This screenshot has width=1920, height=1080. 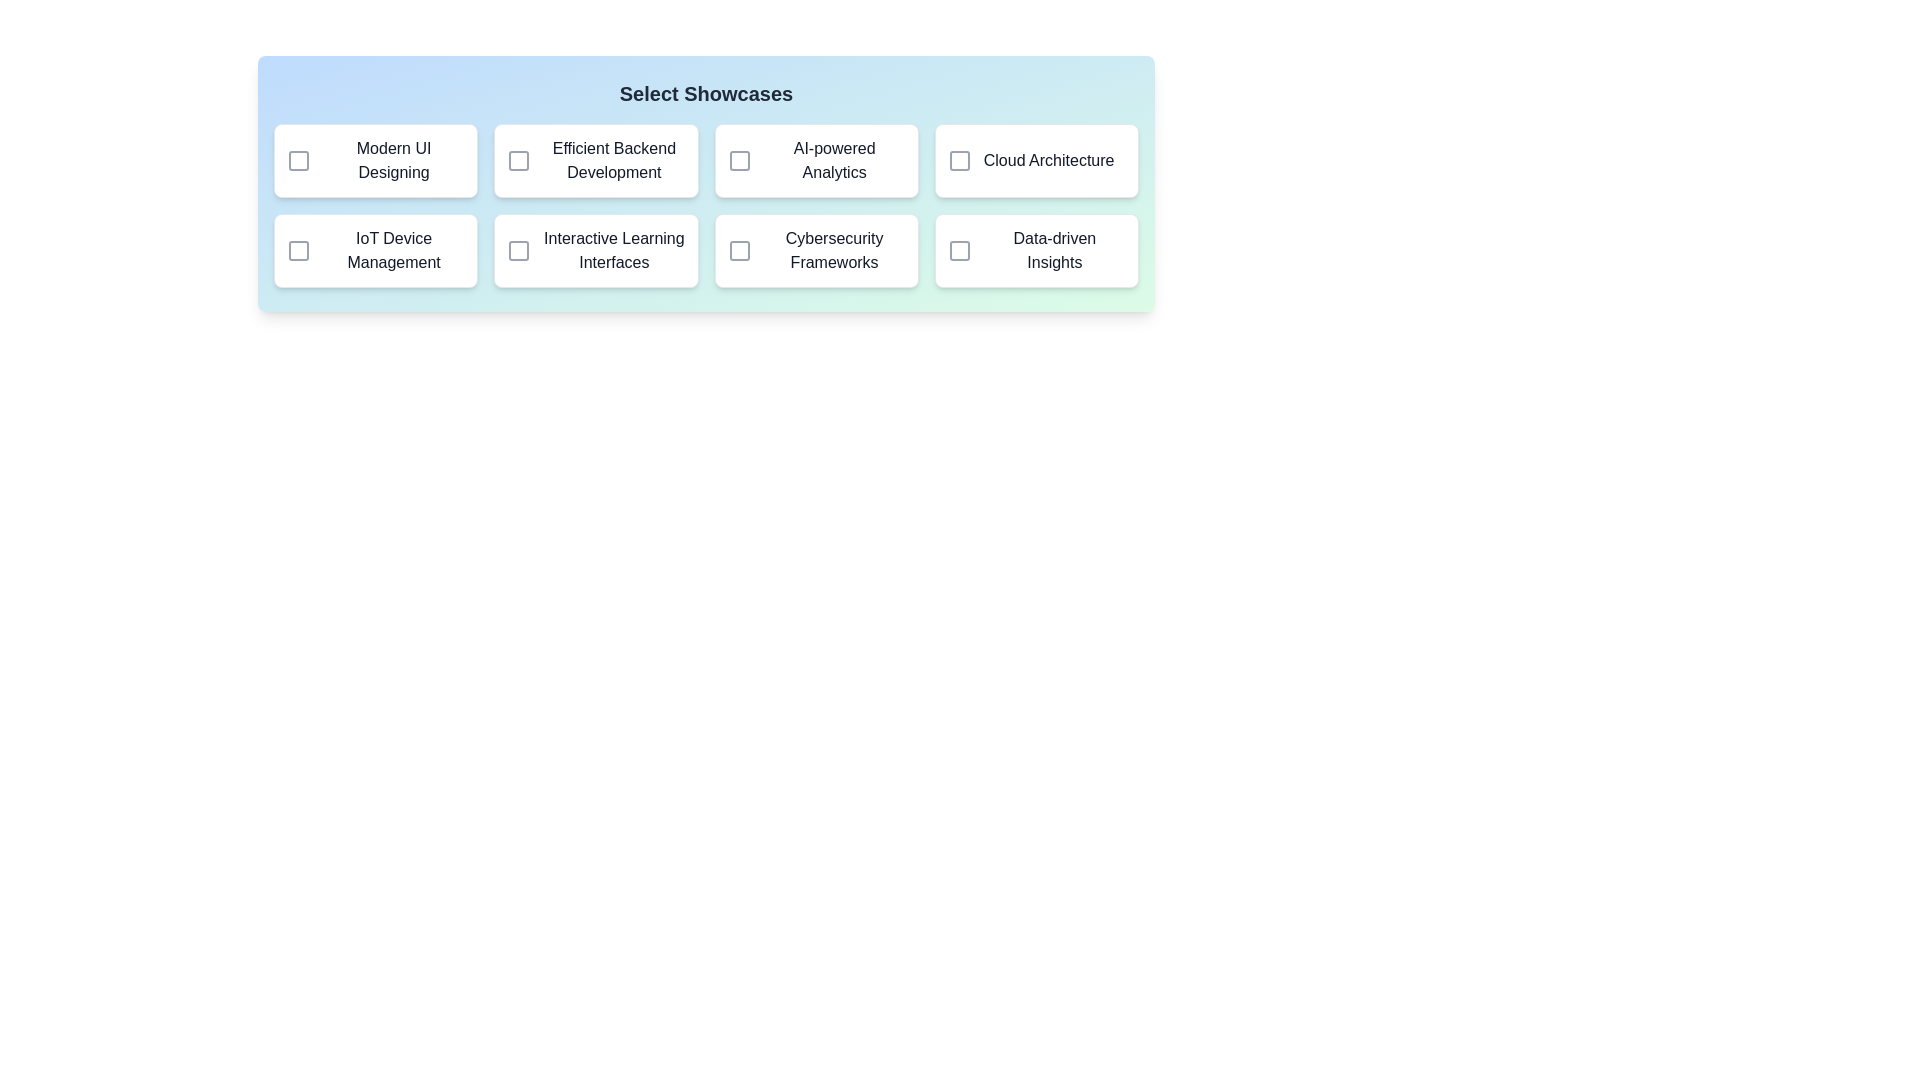 I want to click on the showcase item labeled 'Efficient Backend Development' to observe the hover effect, so click(x=595, y=160).